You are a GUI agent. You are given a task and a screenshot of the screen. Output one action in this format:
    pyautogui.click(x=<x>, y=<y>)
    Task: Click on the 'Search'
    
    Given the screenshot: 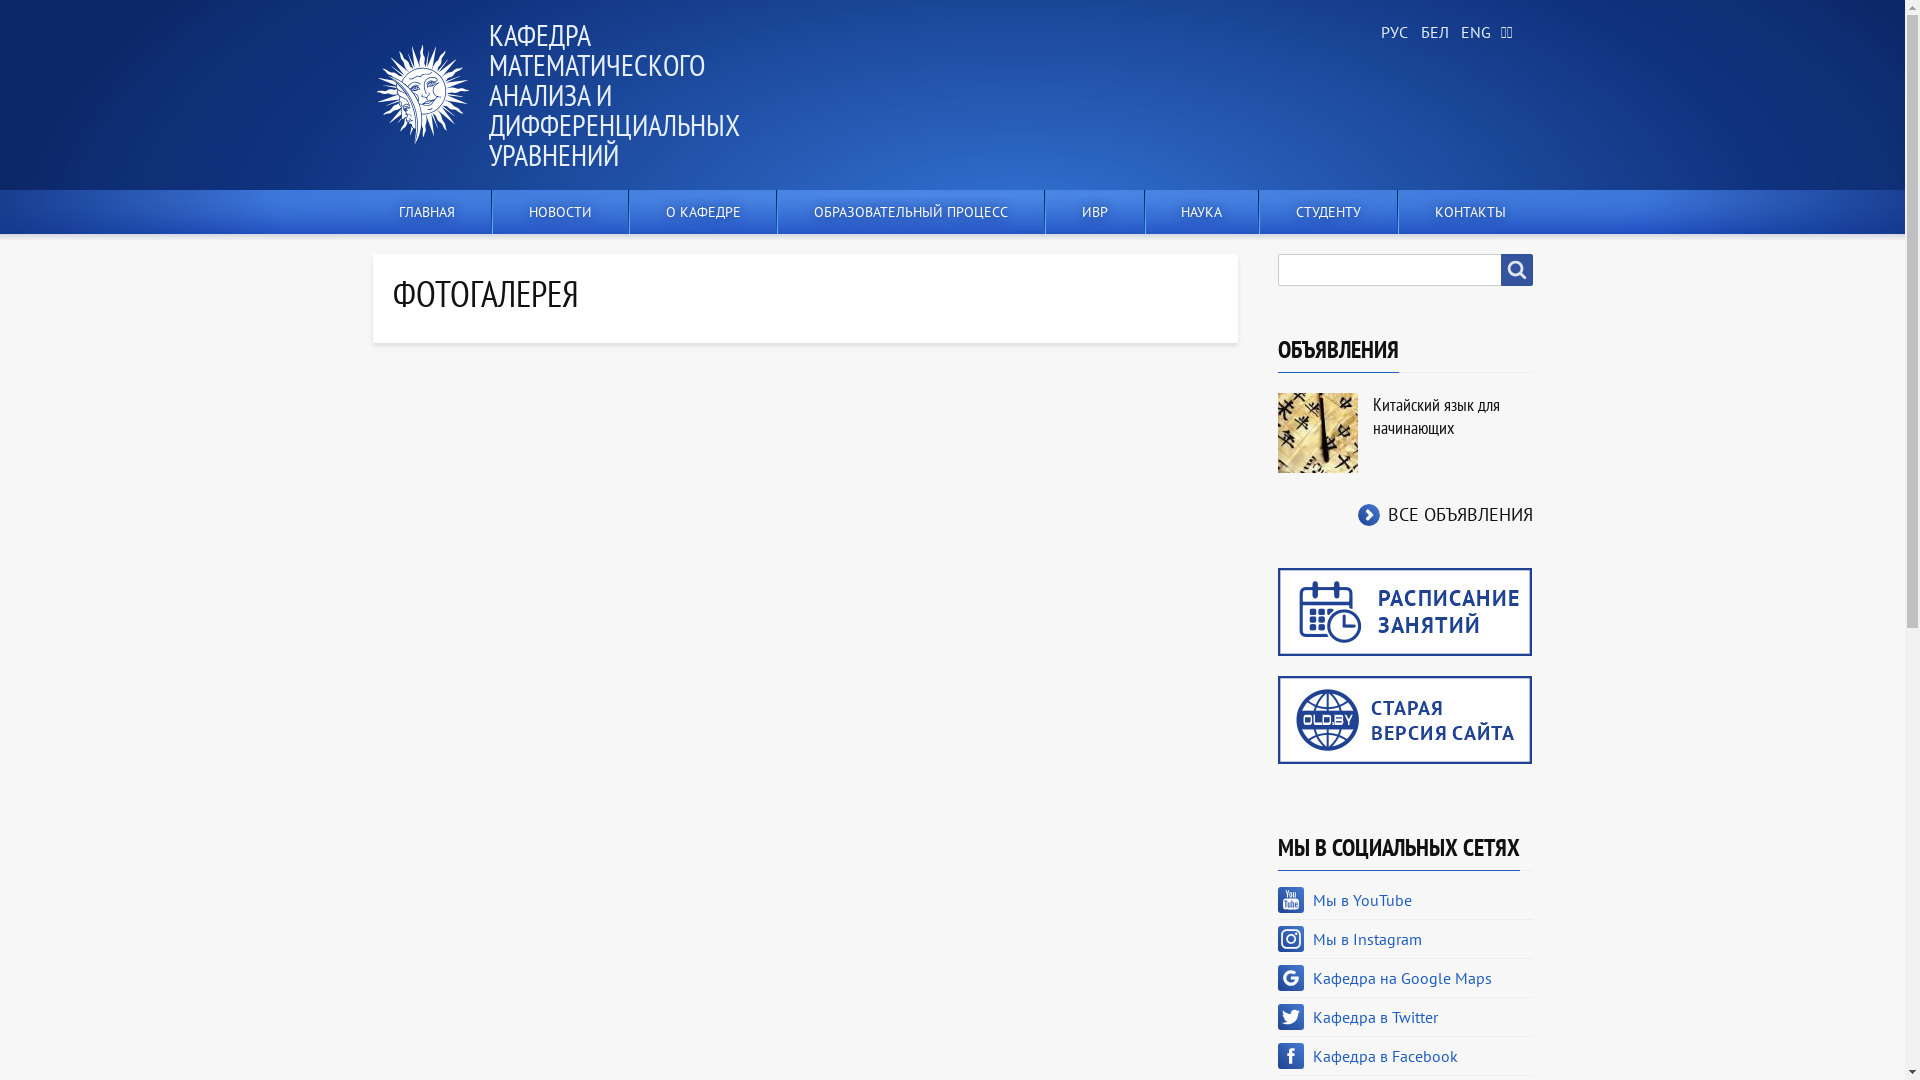 What is the action you would take?
    pyautogui.click(x=1516, y=270)
    